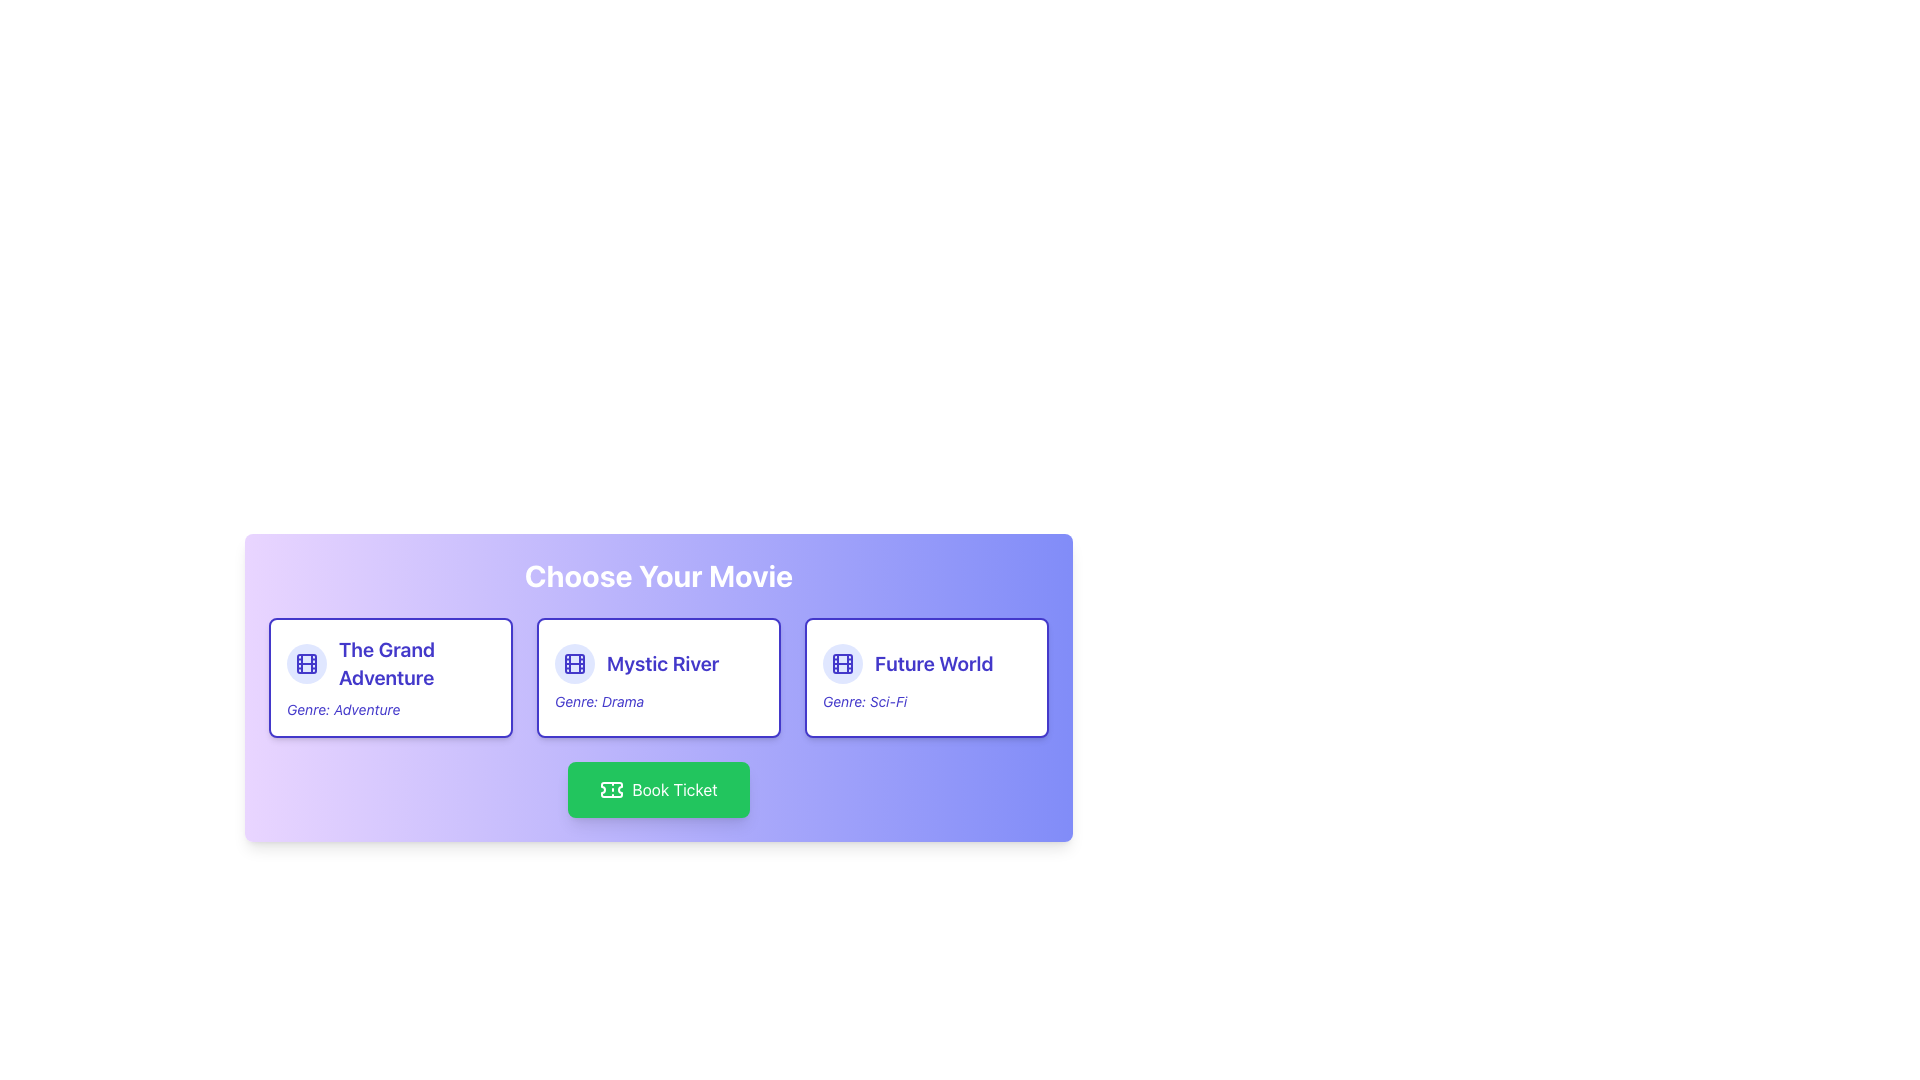 Image resolution: width=1920 pixels, height=1080 pixels. I want to click on the ticket-shaped icon that is embedded within the 'Book Ticket' button, located below the three movie options, so click(611, 789).